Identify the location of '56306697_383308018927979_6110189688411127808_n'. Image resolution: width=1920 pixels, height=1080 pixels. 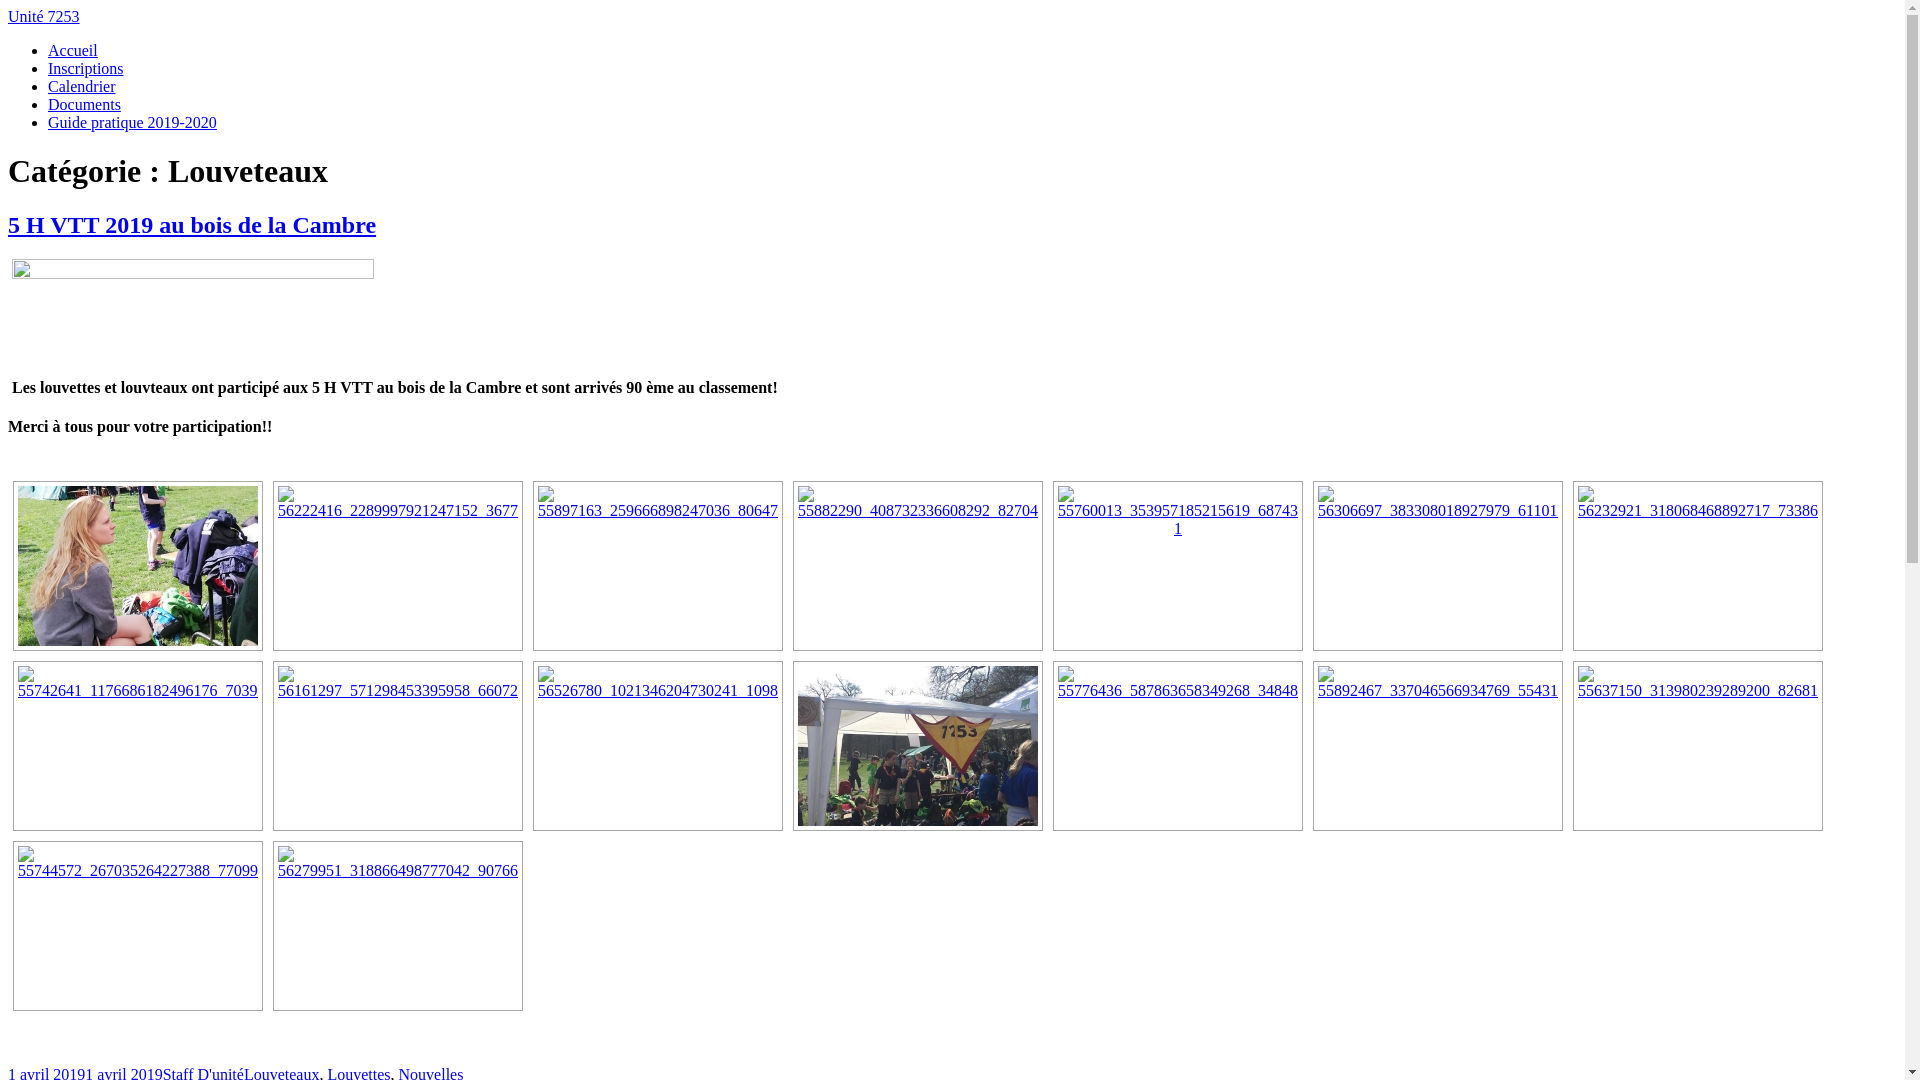
(1318, 566).